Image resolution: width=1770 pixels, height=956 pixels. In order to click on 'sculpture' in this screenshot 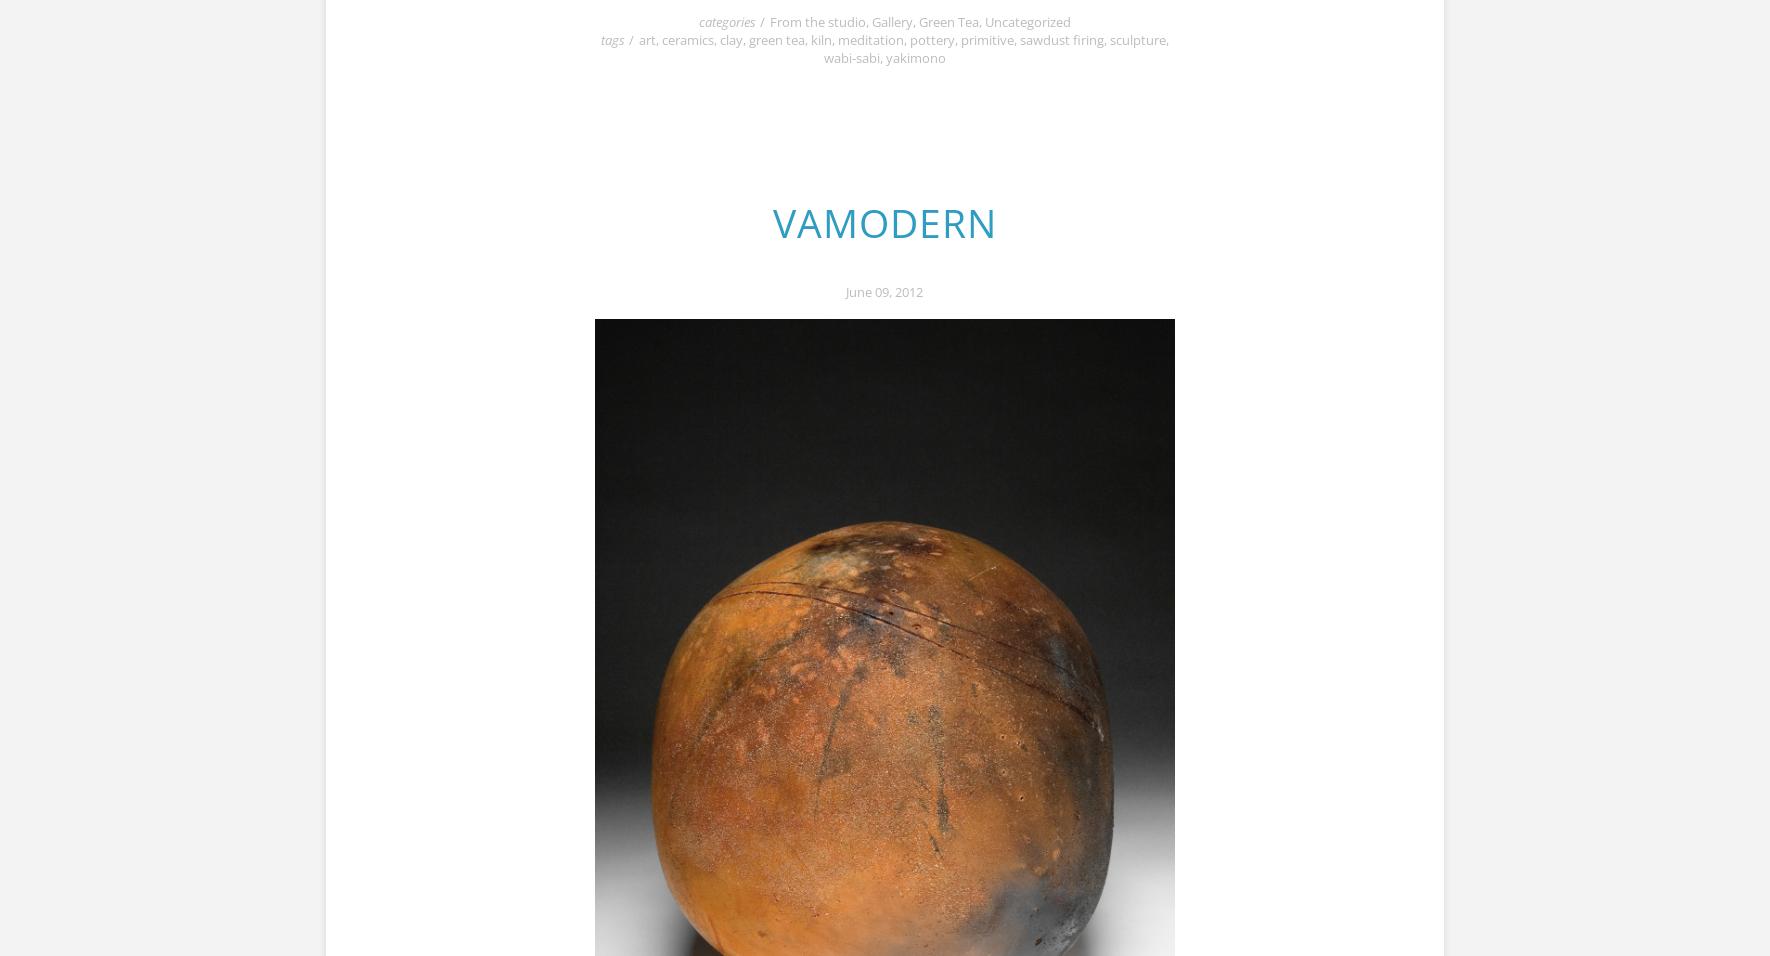, I will do `click(1109, 38)`.